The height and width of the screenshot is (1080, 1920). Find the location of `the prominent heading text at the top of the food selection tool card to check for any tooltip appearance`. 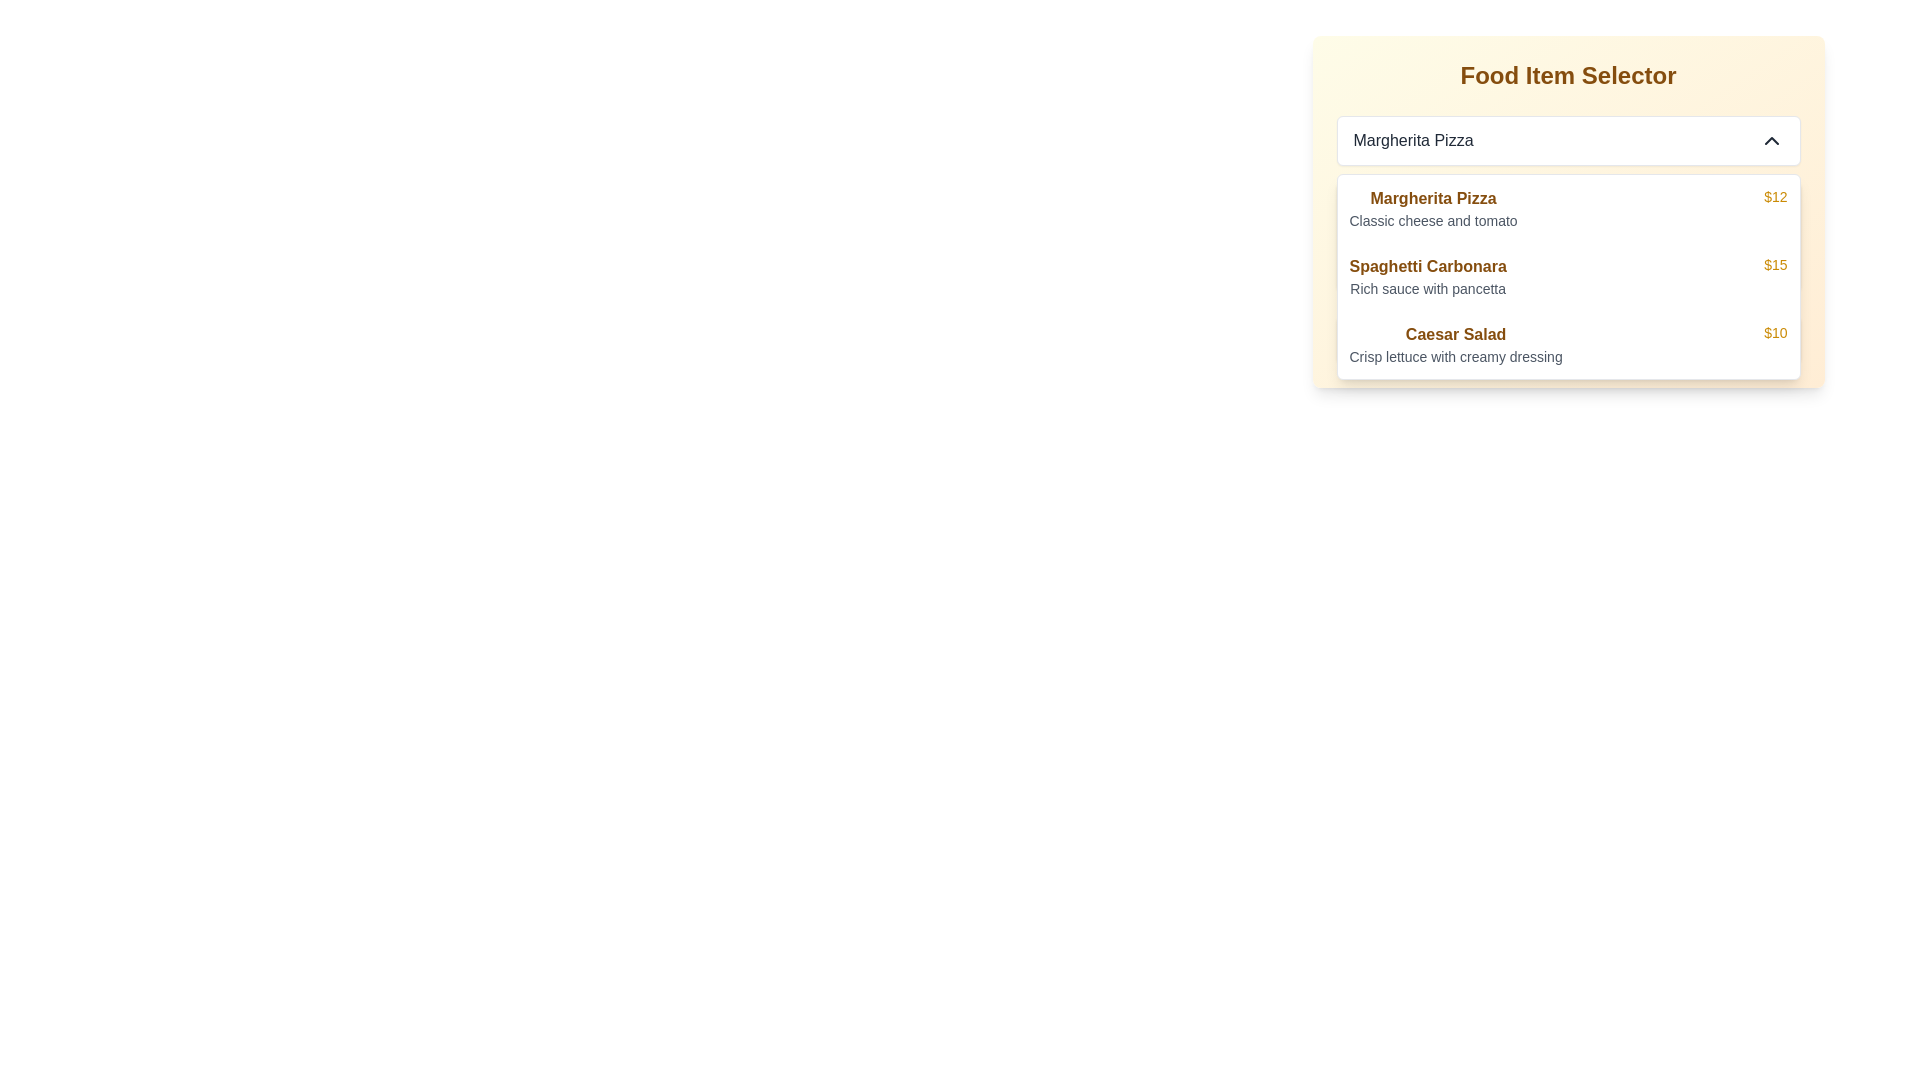

the prominent heading text at the top of the food selection tool card to check for any tooltip appearance is located at coordinates (1567, 75).